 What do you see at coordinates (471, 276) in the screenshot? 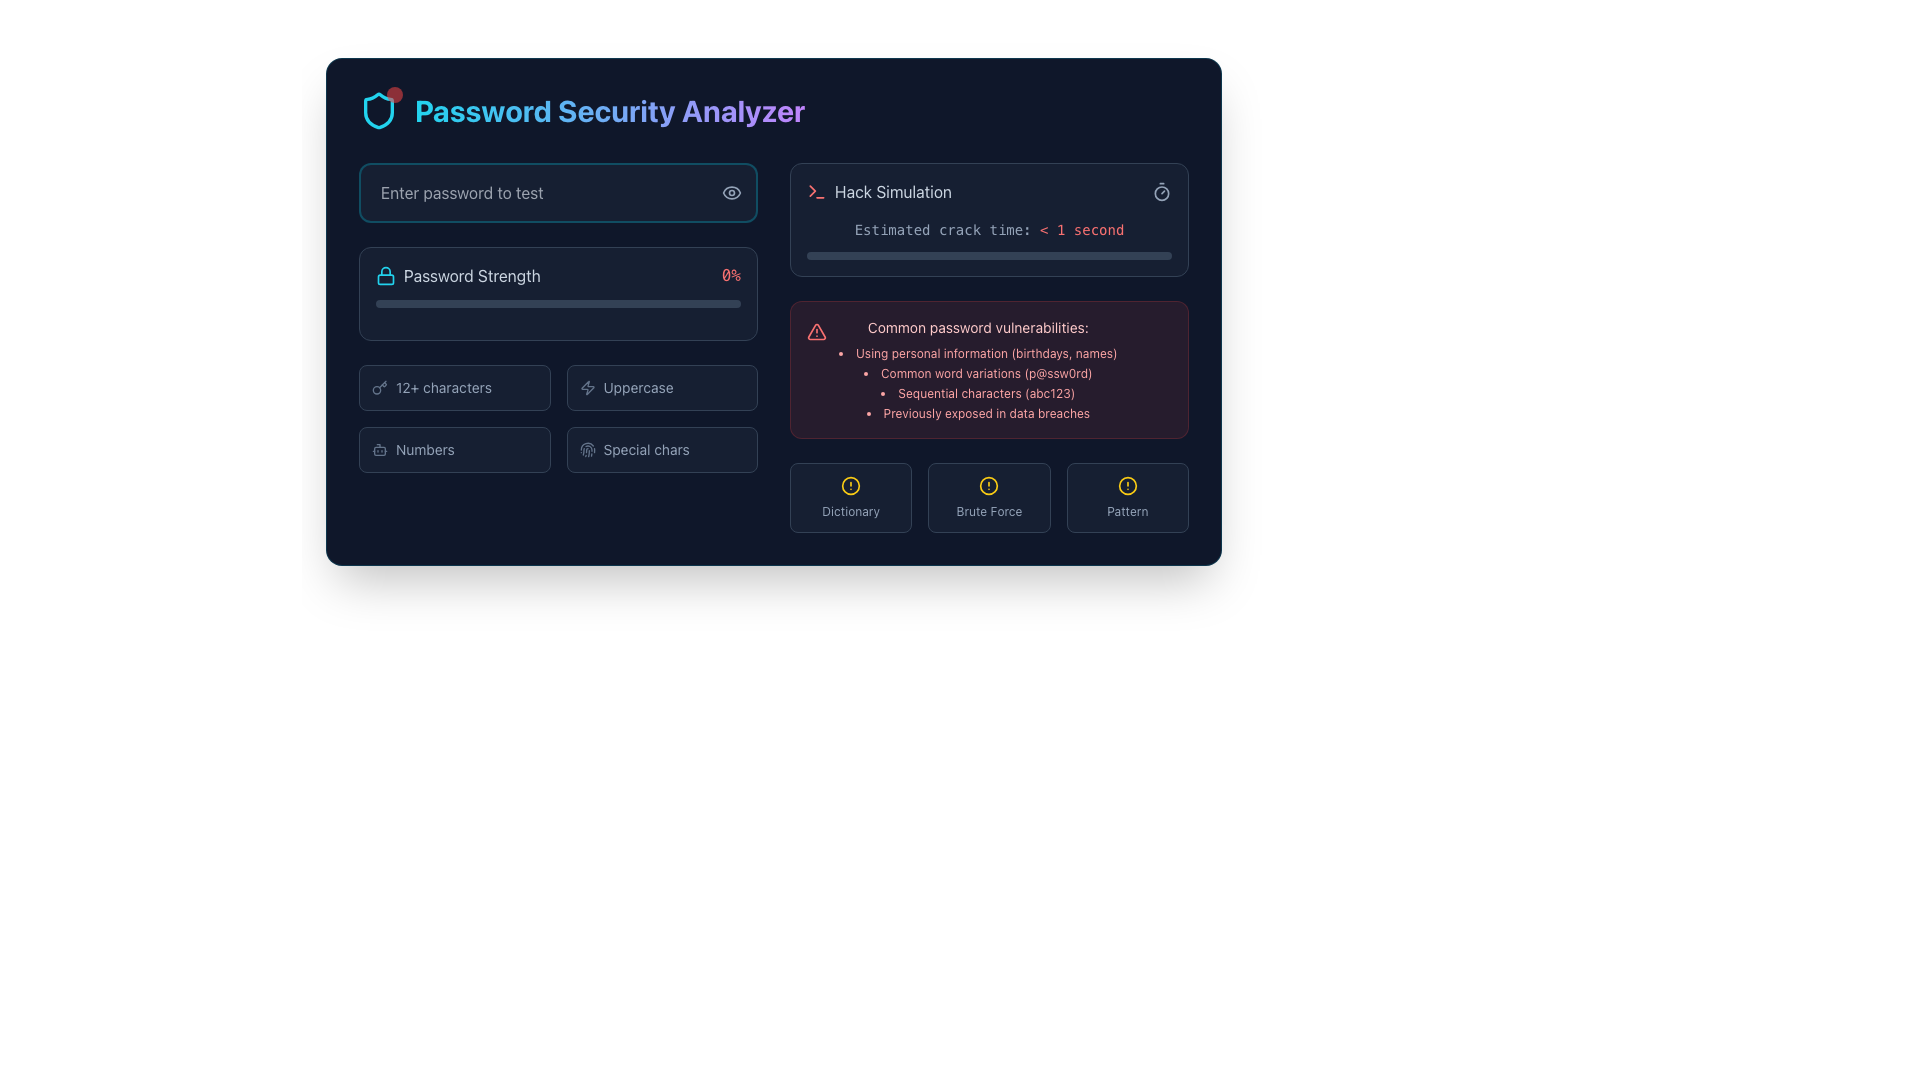
I see `the 'Password Strength' label, which is displayed in light gray against a dark navy background and is positioned to the right of a lock icon` at bounding box center [471, 276].